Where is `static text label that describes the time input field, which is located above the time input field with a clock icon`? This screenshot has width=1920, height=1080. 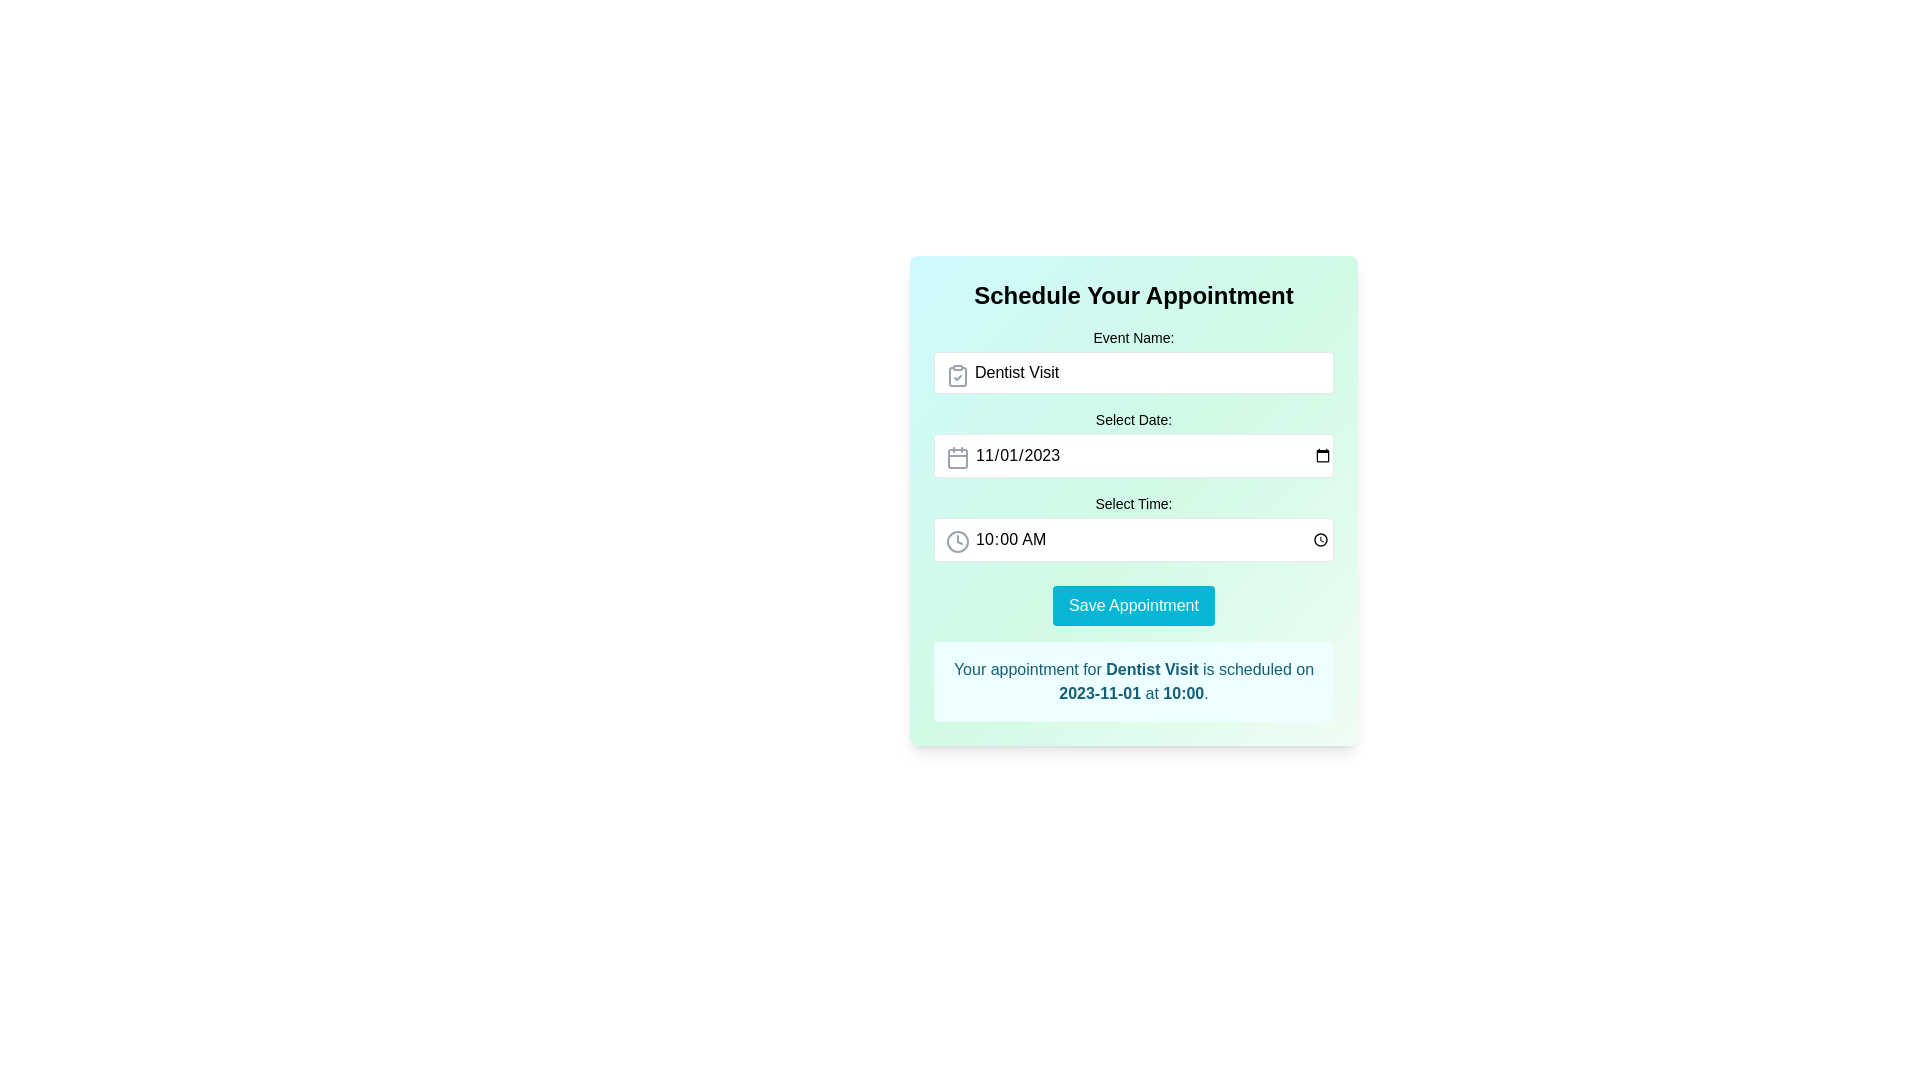
static text label that describes the time input field, which is located above the time input field with a clock icon is located at coordinates (1133, 503).